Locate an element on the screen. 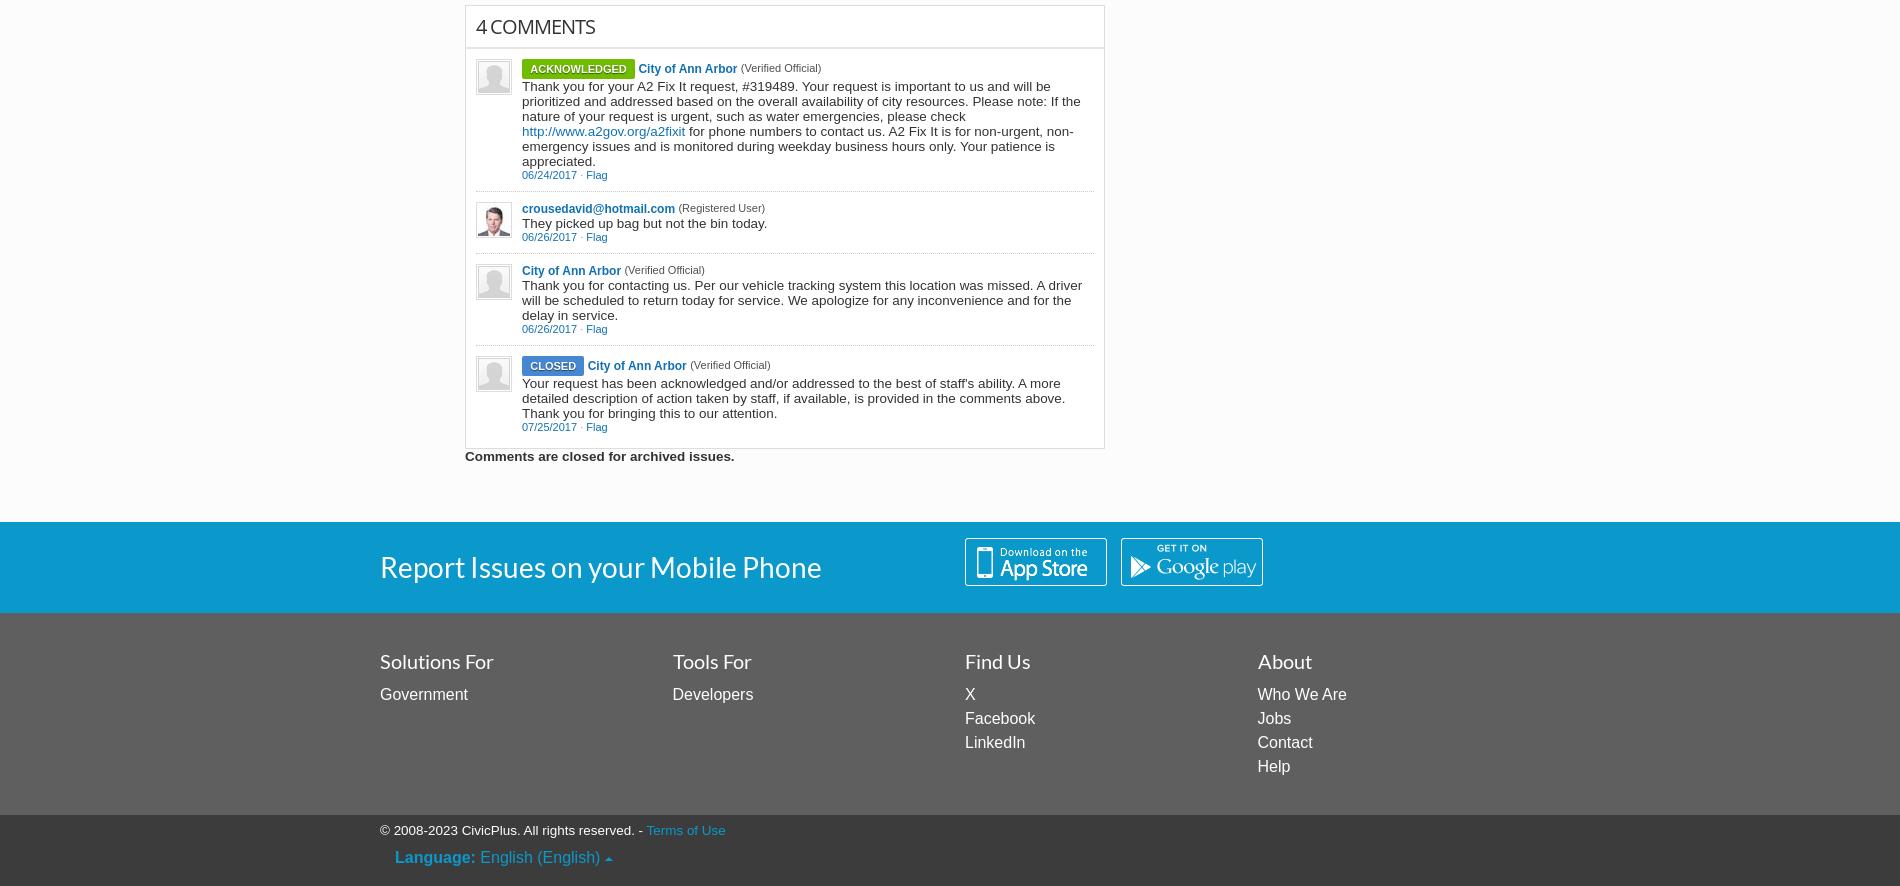 The image size is (1900, 886). 'crousedavid@hotmail.com' is located at coordinates (598, 208).